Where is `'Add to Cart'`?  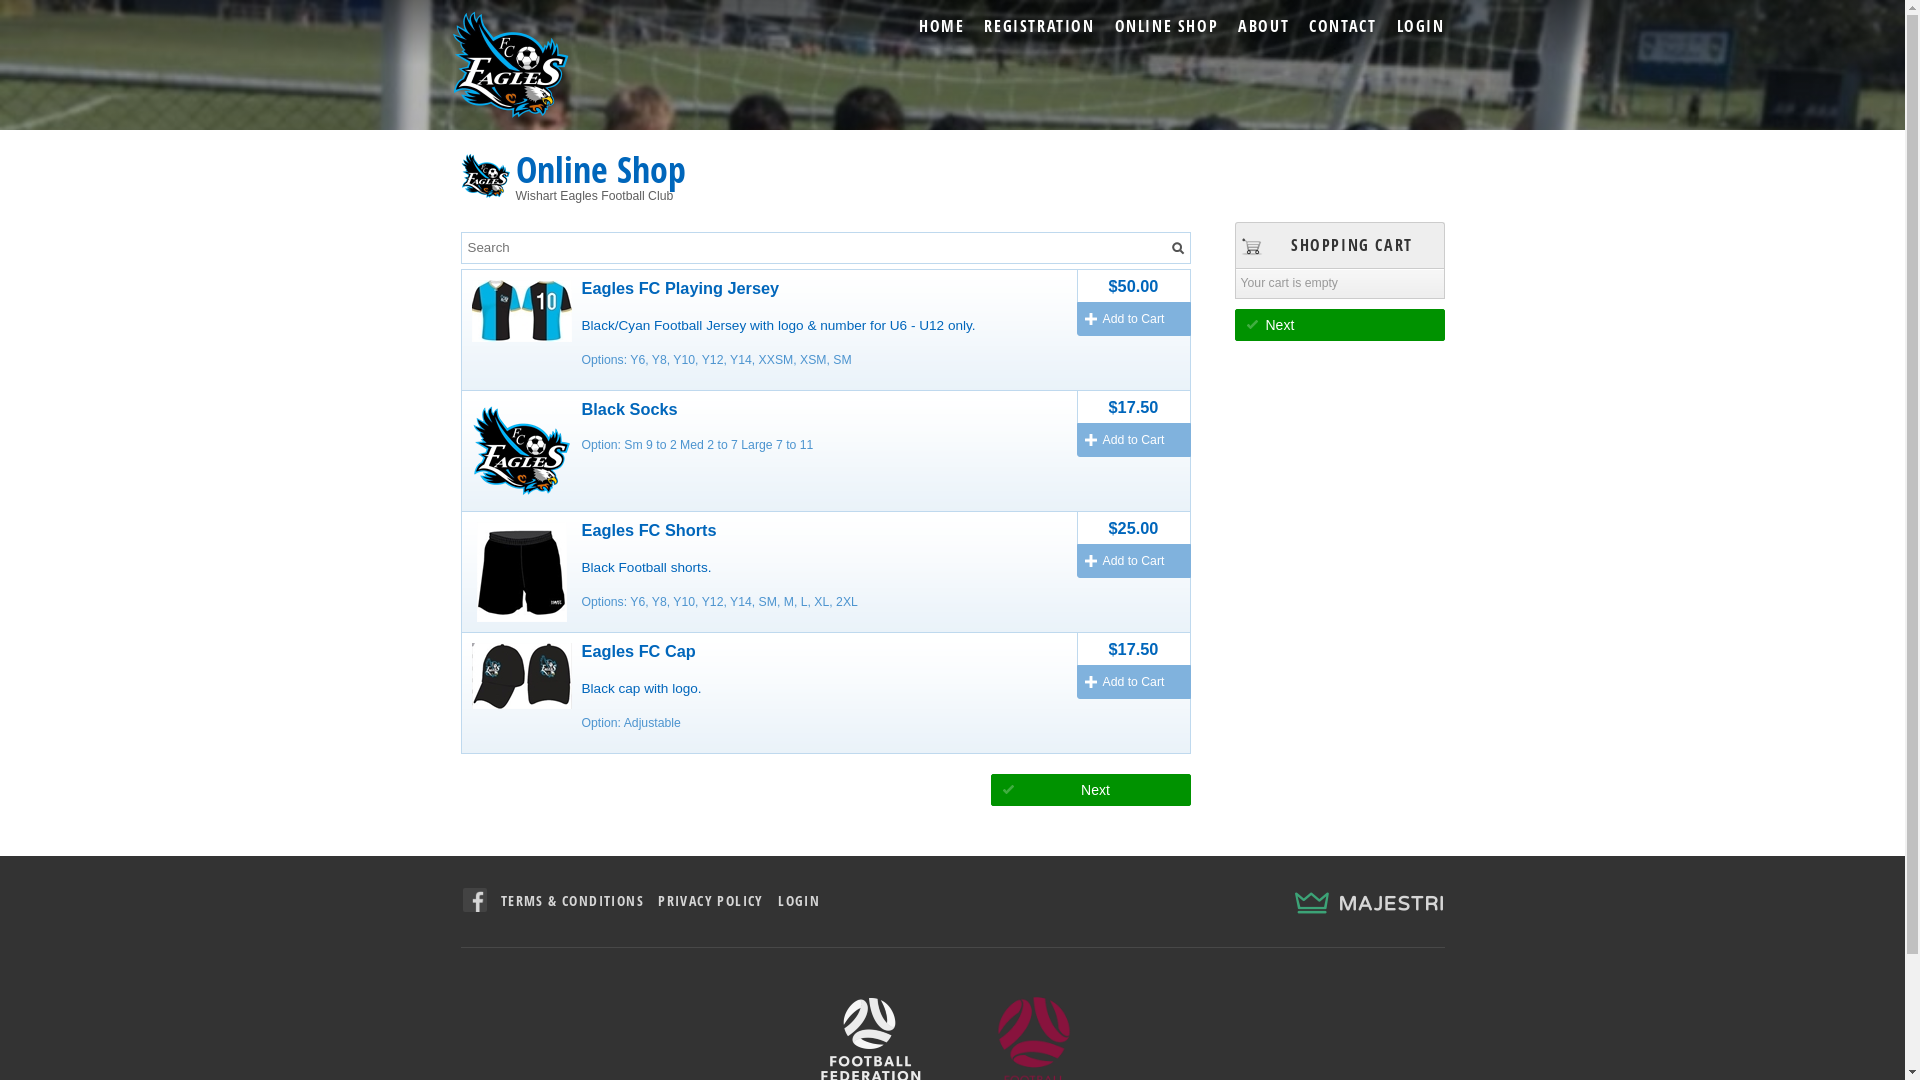
'Add to Cart' is located at coordinates (1132, 681).